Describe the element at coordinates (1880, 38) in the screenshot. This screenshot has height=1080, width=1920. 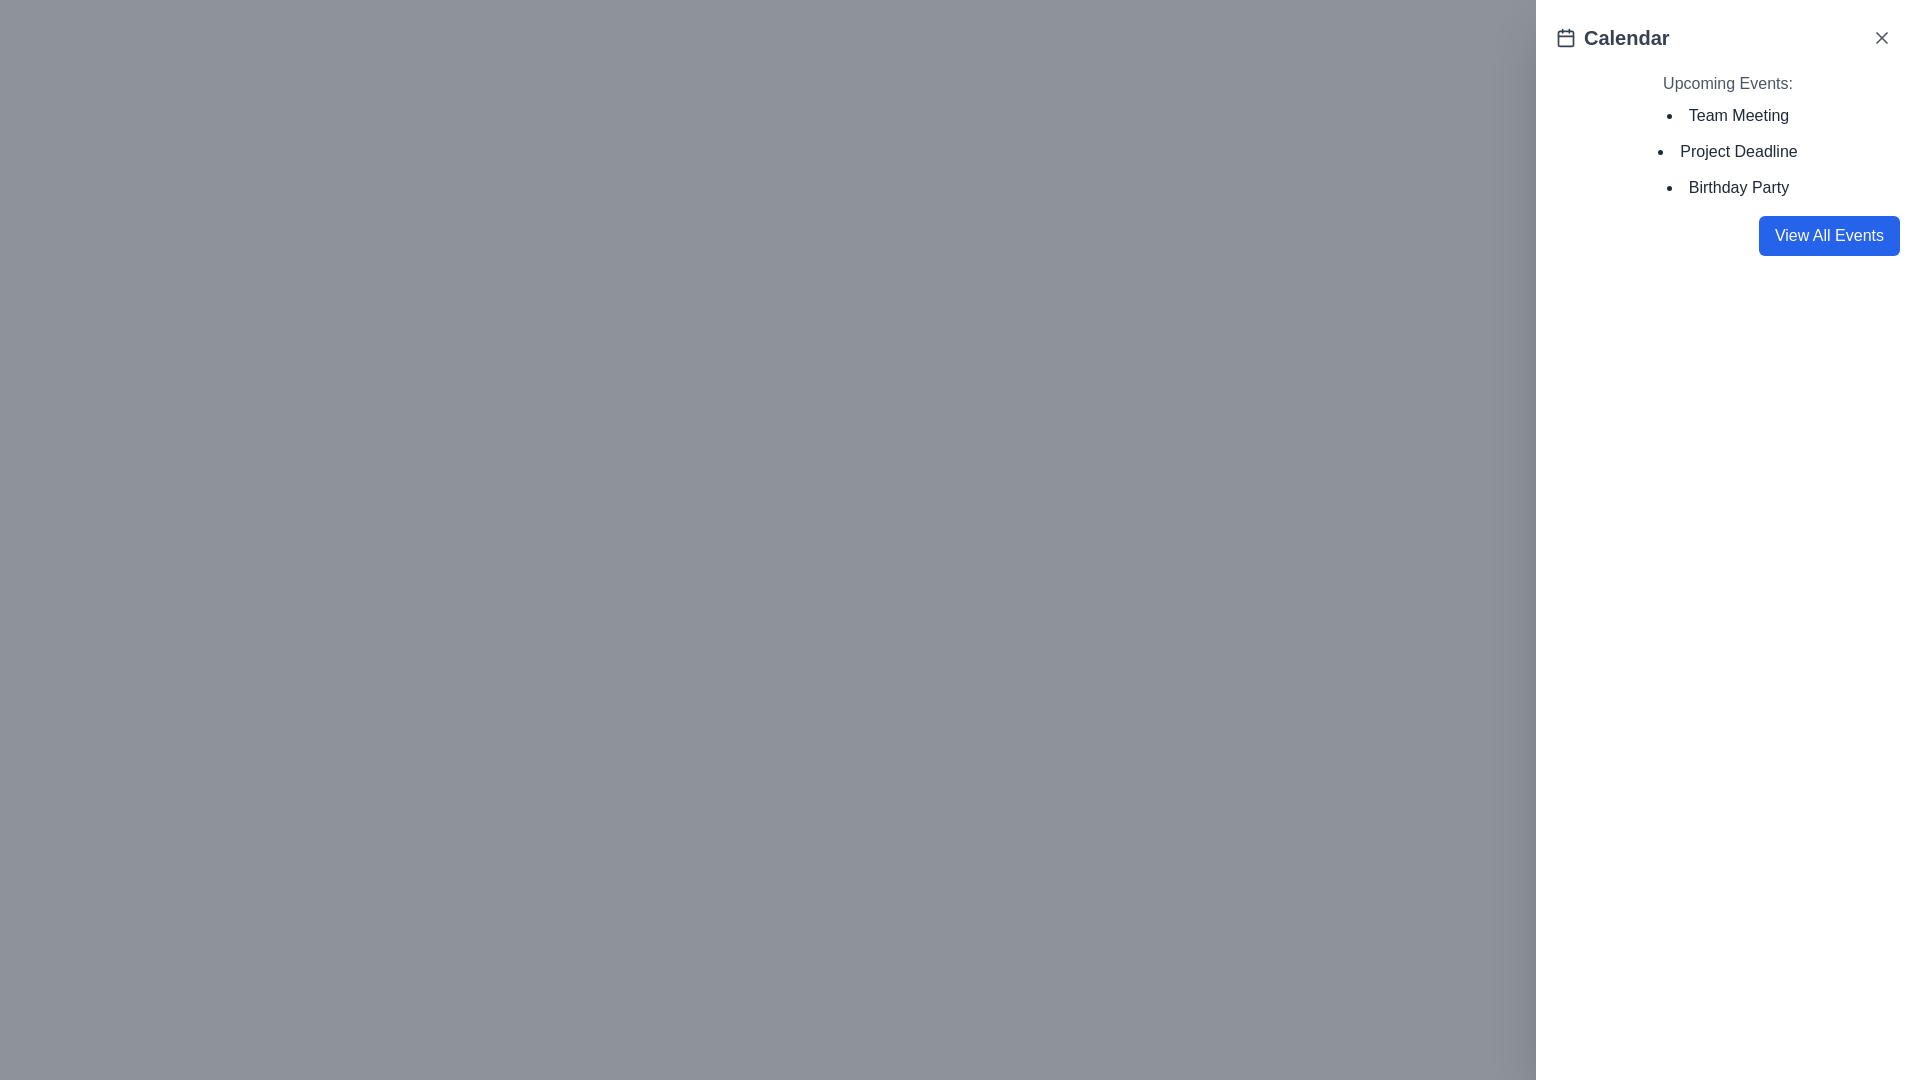
I see `the Close Button icon, which is a diagonal cross located in the top-right corner of the sidebar` at that location.